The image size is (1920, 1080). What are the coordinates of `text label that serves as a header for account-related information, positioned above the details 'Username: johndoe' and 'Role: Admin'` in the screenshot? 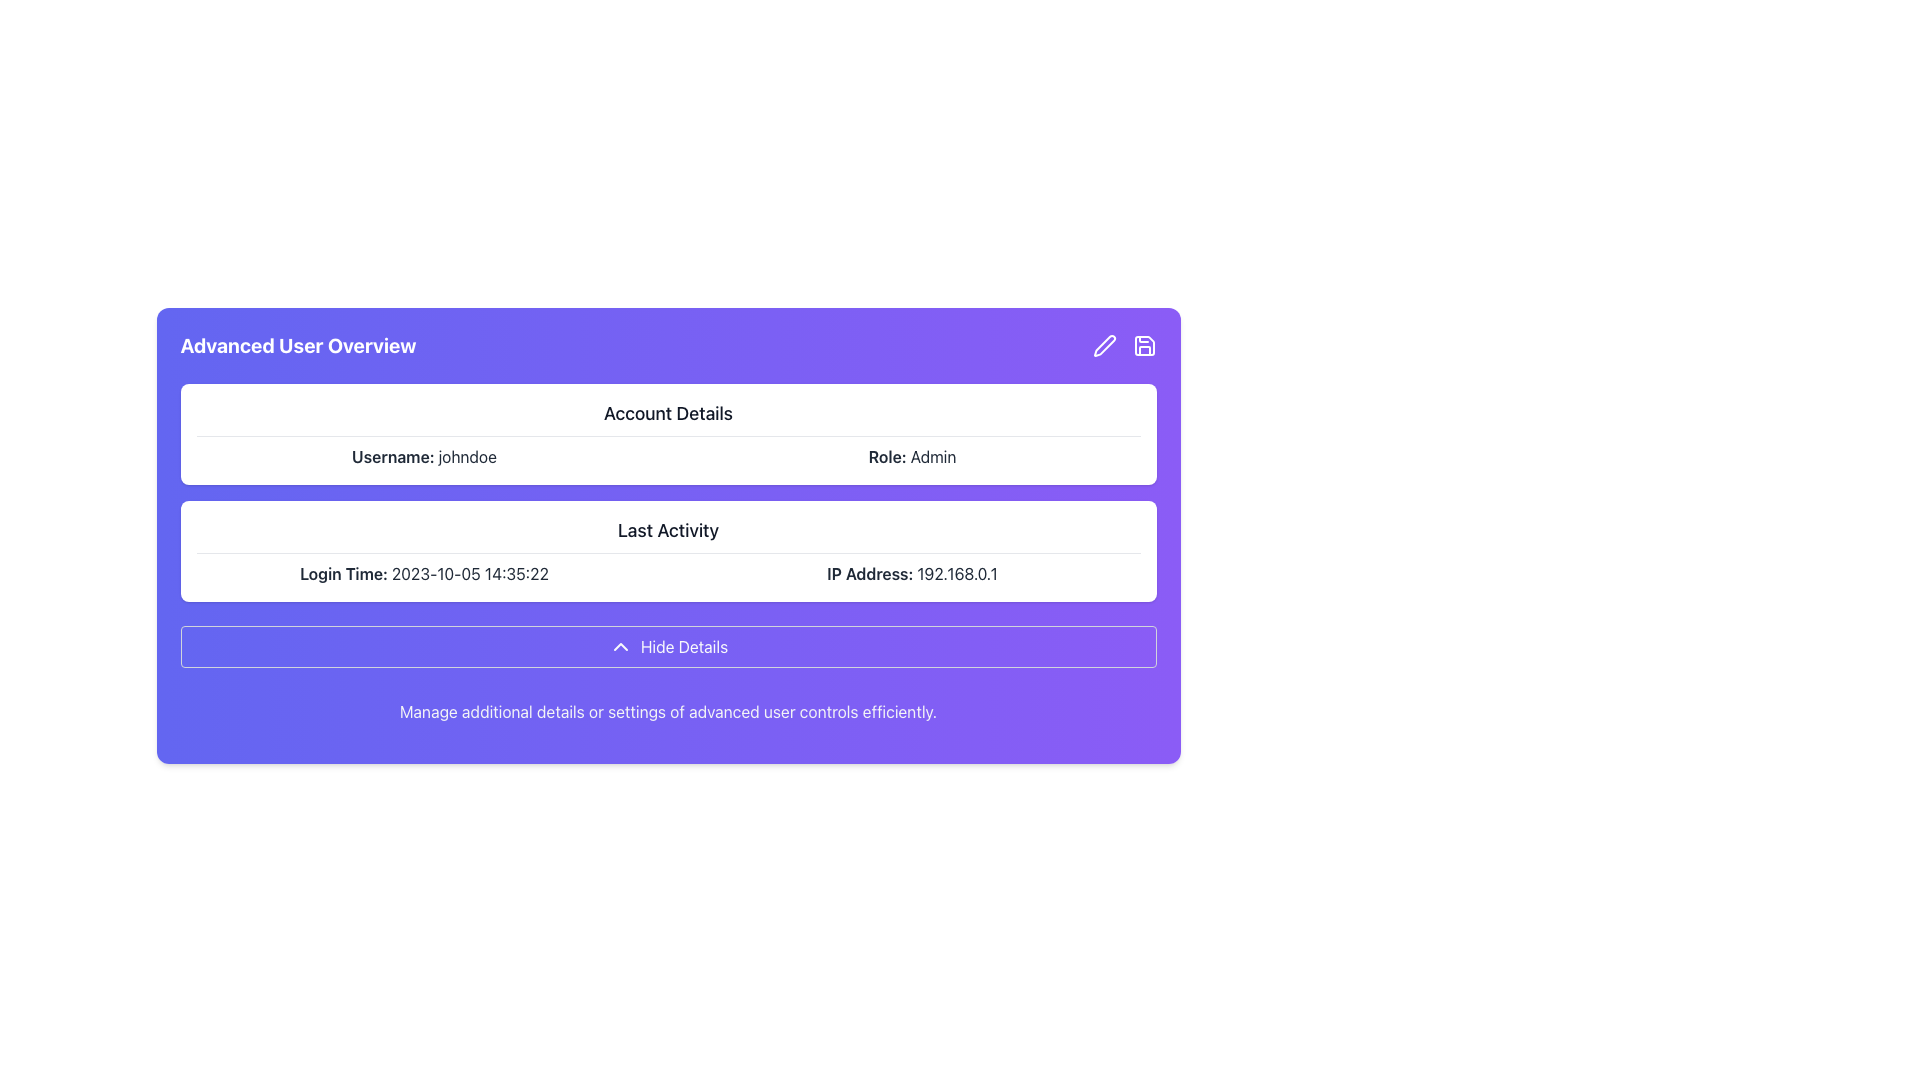 It's located at (668, 417).